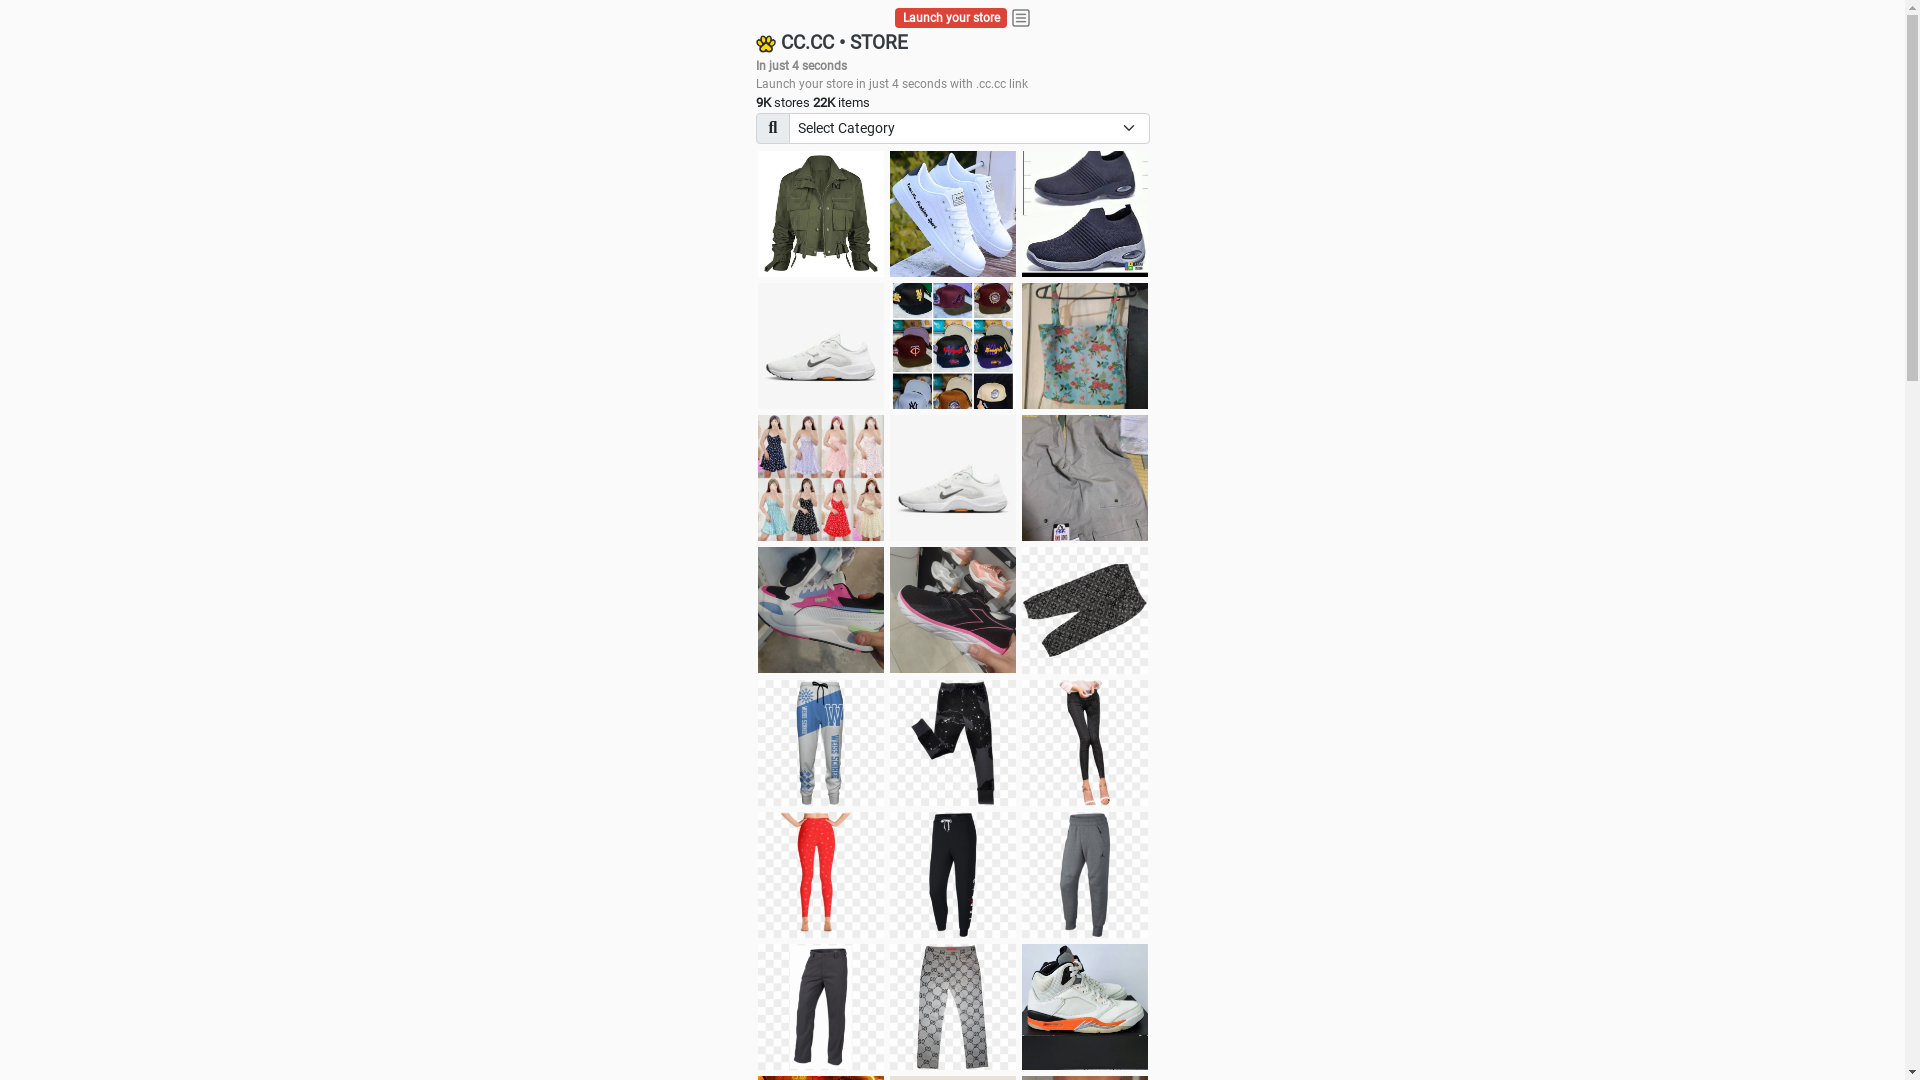 This screenshot has height=1080, width=1920. What do you see at coordinates (952, 1006) in the screenshot?
I see `'Pant'` at bounding box center [952, 1006].